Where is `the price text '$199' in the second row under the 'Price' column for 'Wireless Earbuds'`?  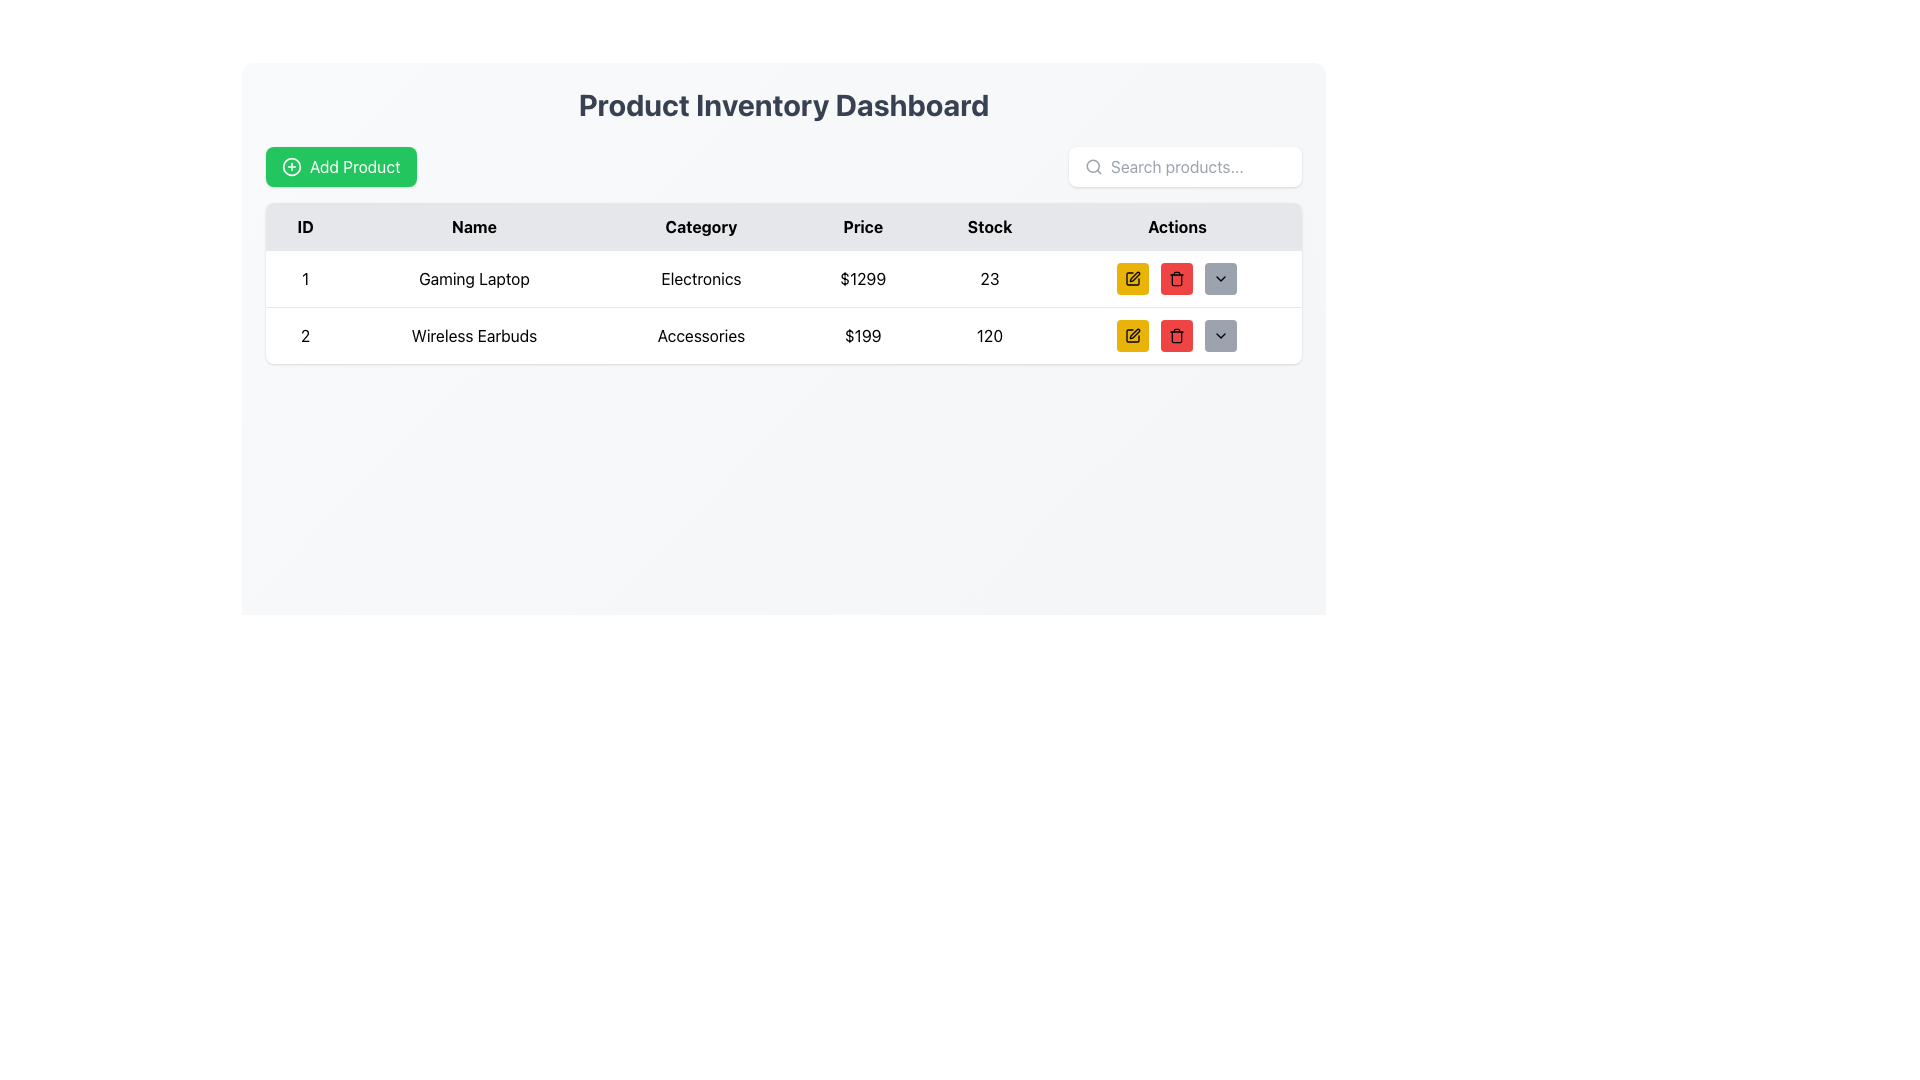 the price text '$199' in the second row under the 'Price' column for 'Wireless Earbuds' is located at coordinates (863, 334).